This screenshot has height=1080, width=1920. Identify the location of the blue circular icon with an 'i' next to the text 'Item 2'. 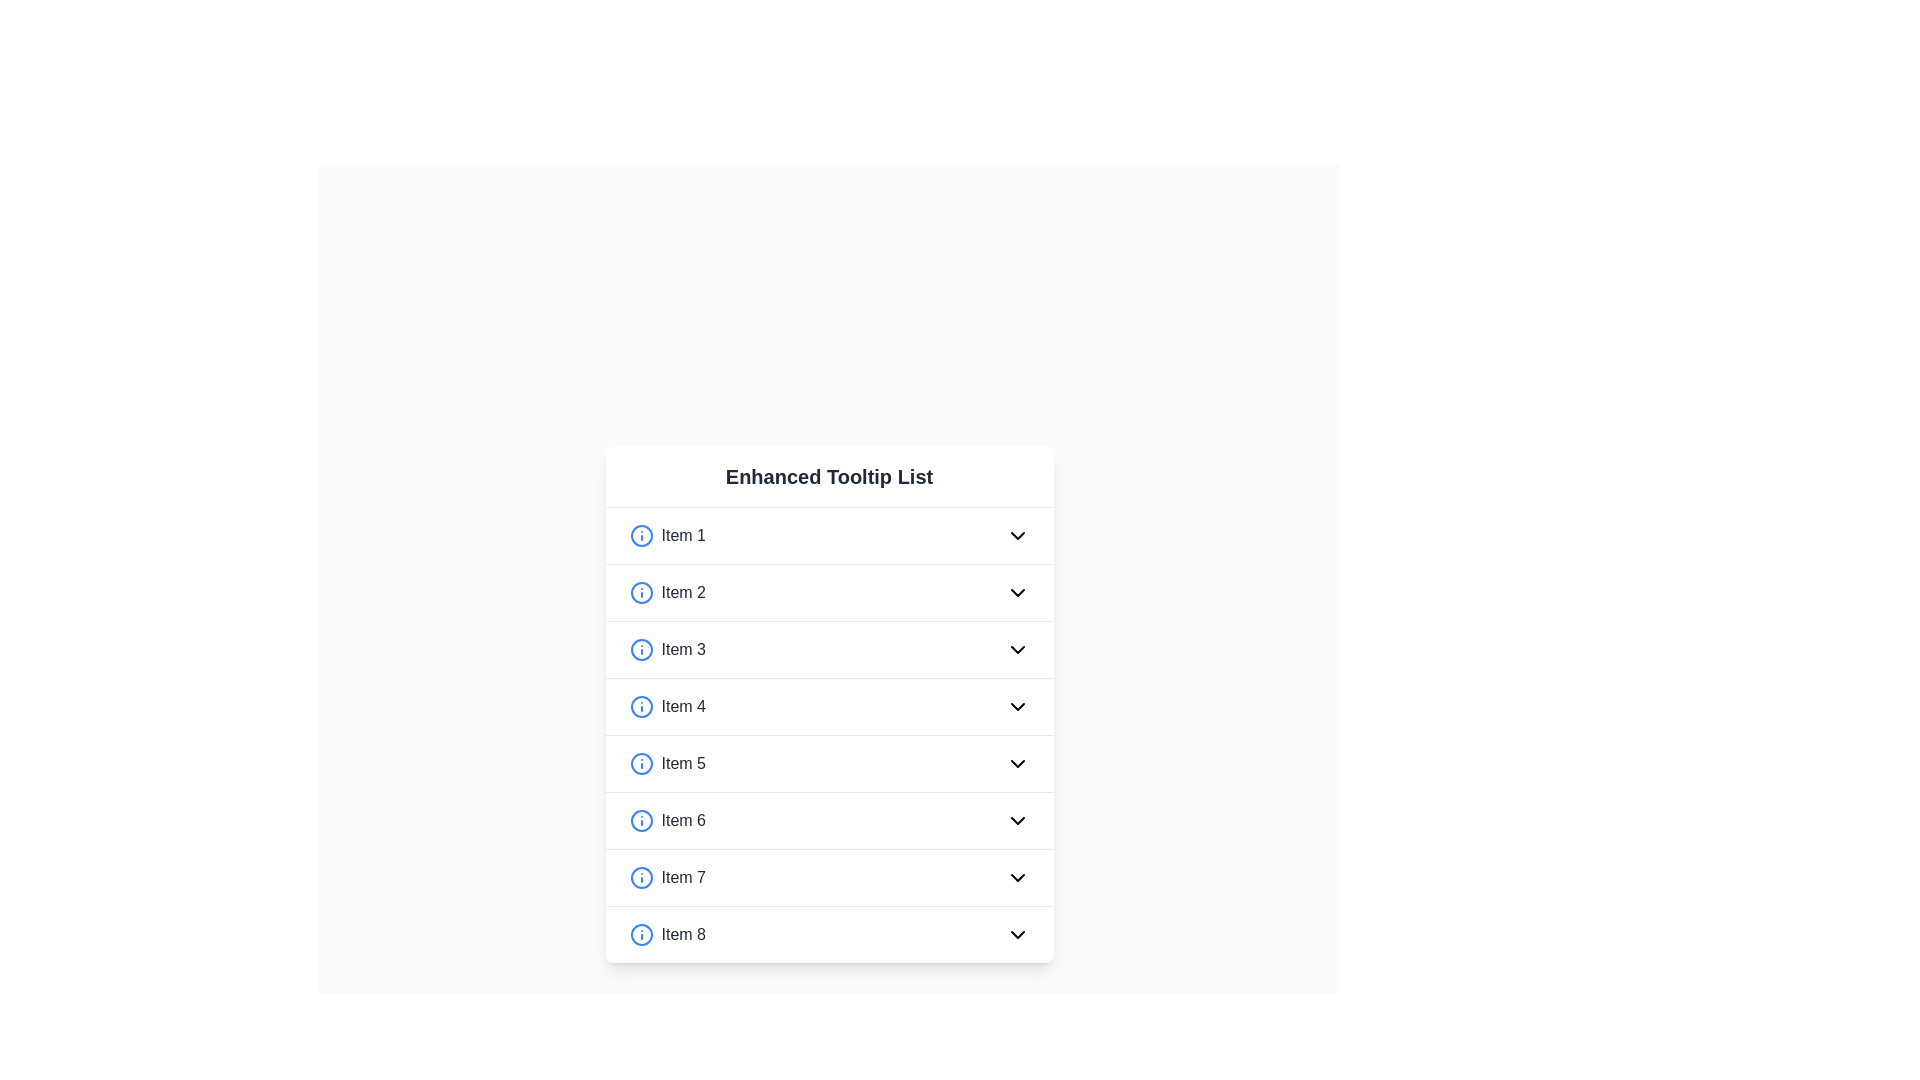
(667, 592).